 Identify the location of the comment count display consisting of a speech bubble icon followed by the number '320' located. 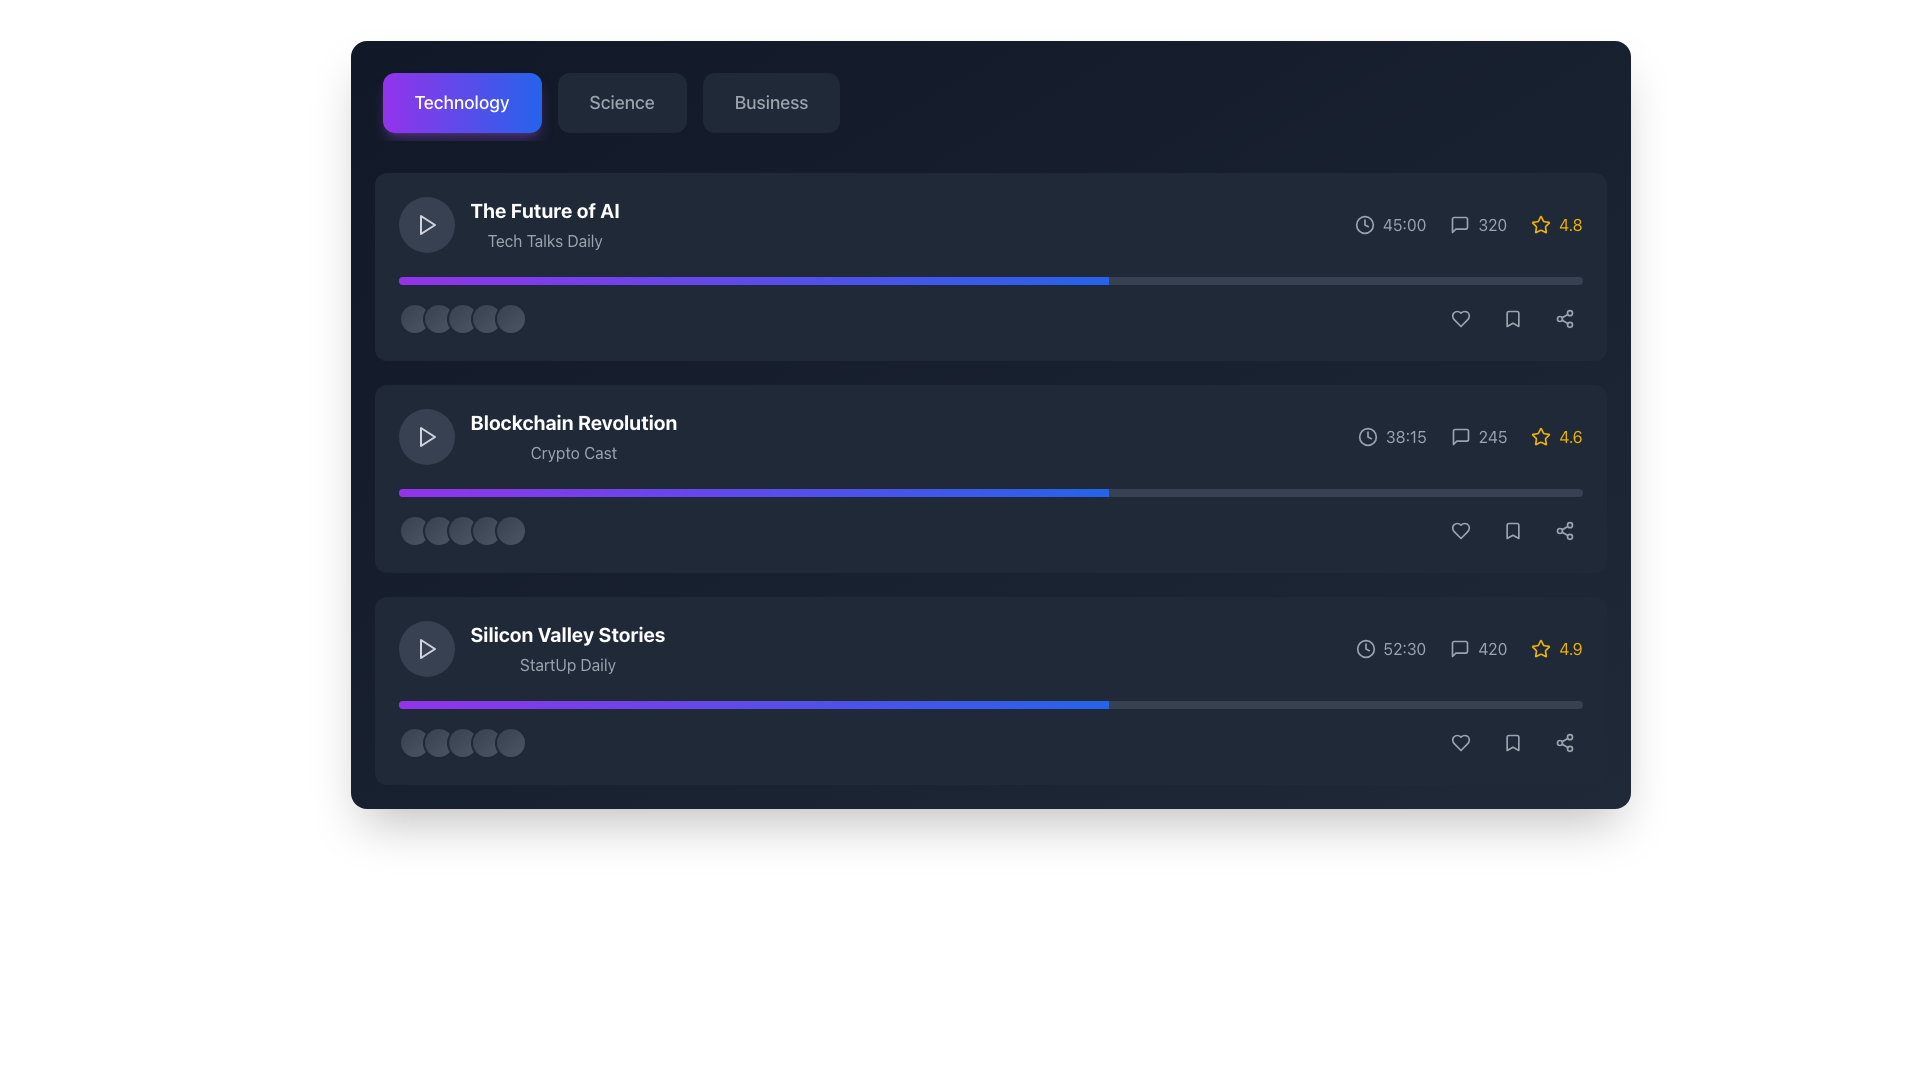
(1468, 224).